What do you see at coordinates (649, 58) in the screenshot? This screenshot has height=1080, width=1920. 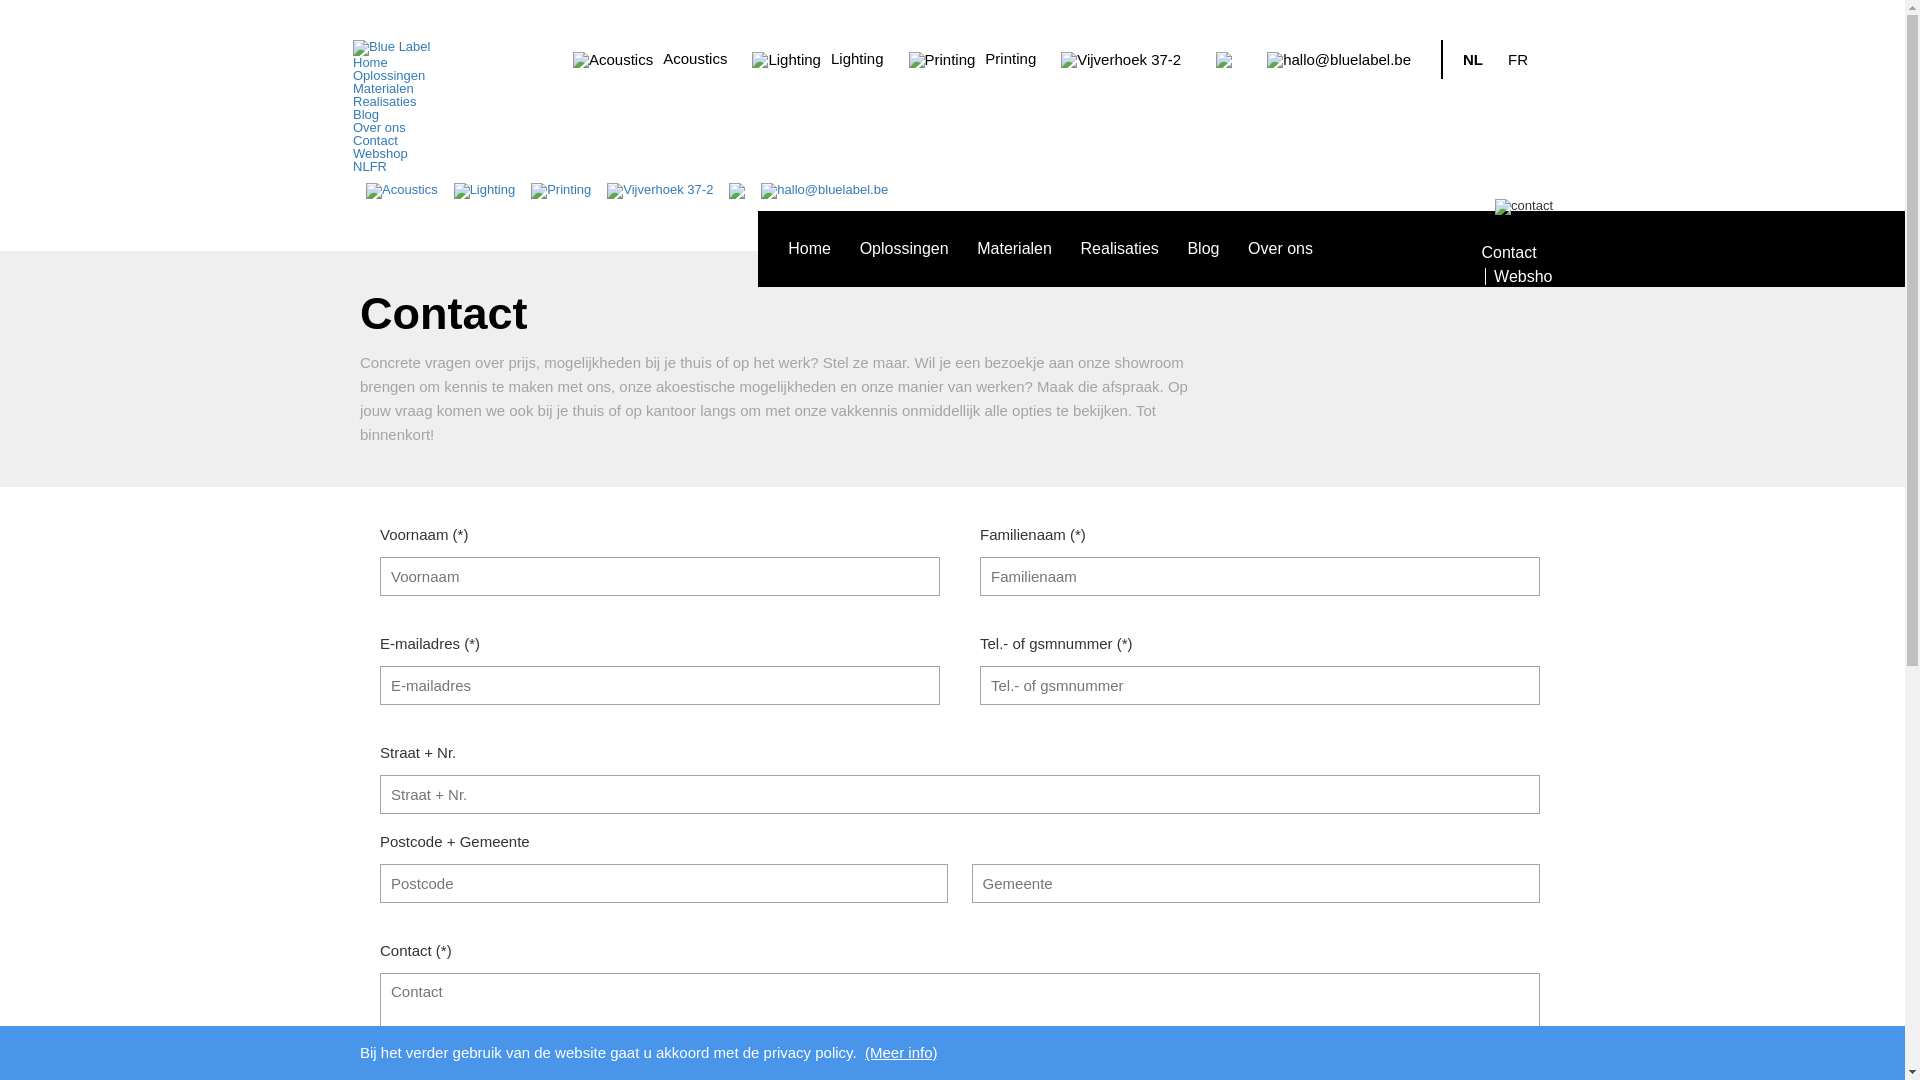 I see `'Acoustics'` at bounding box center [649, 58].